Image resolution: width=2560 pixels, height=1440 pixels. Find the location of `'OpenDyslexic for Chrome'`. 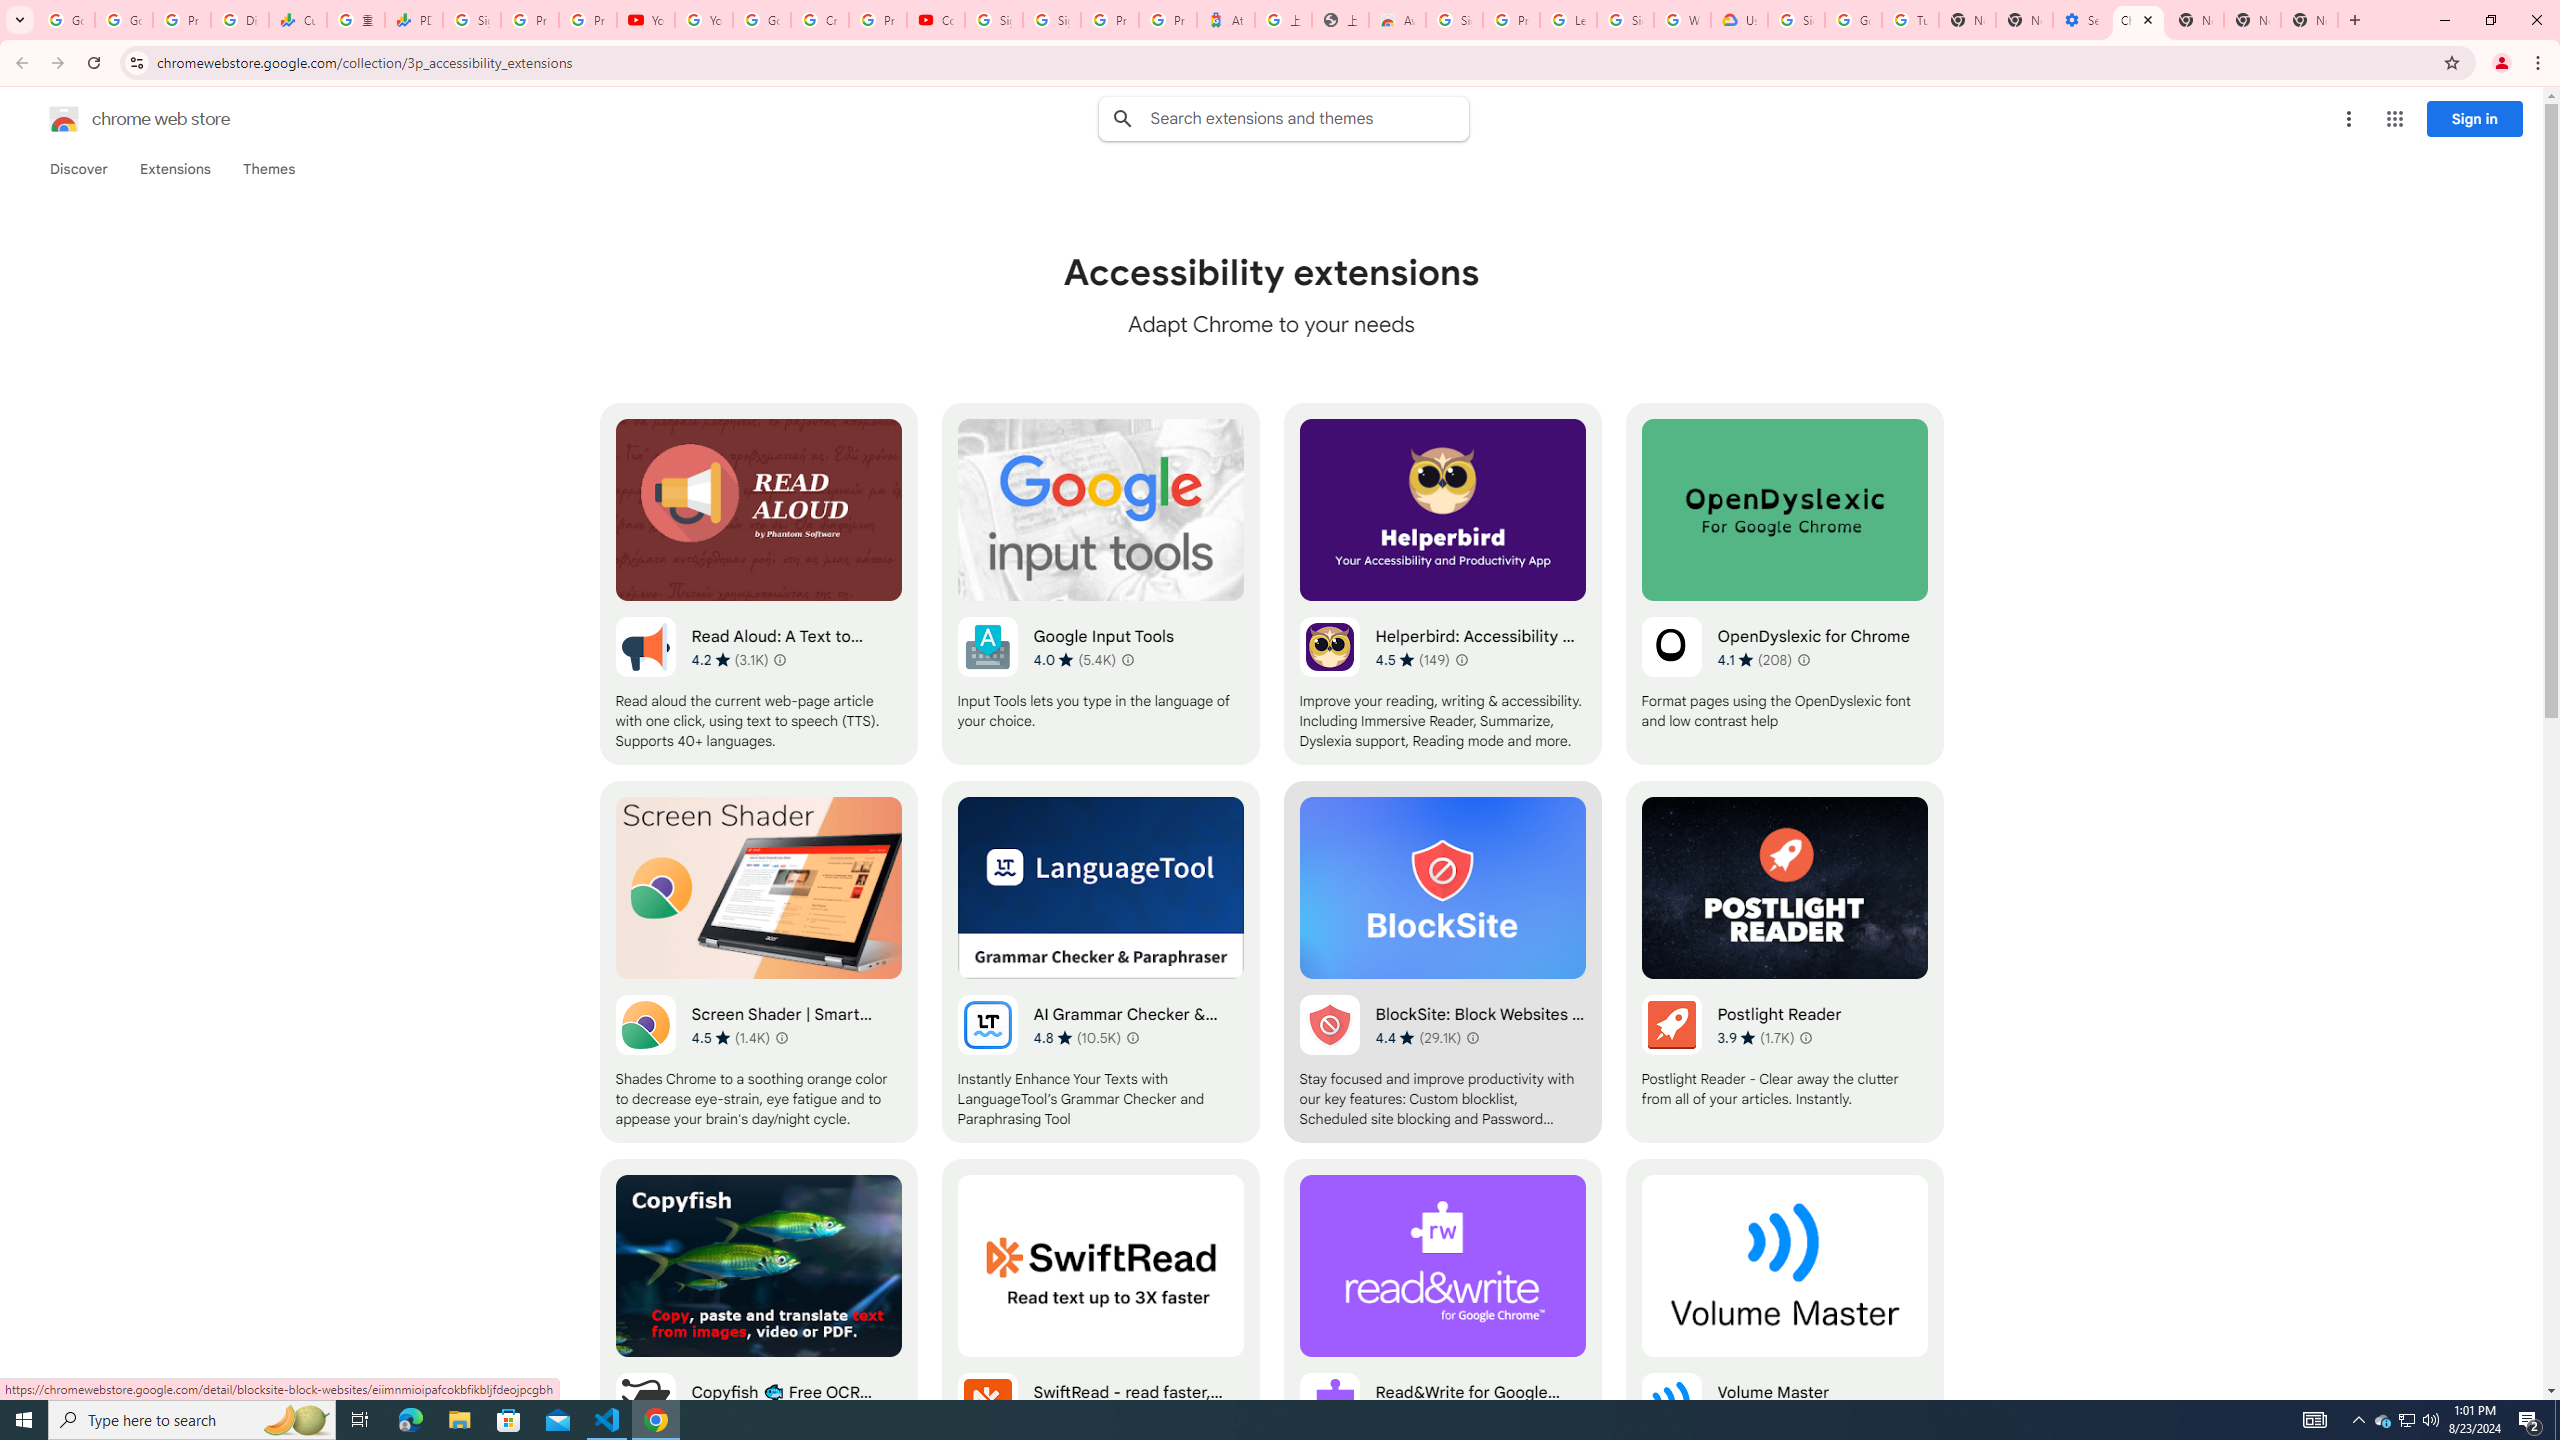

'OpenDyslexic for Chrome' is located at coordinates (1784, 582).